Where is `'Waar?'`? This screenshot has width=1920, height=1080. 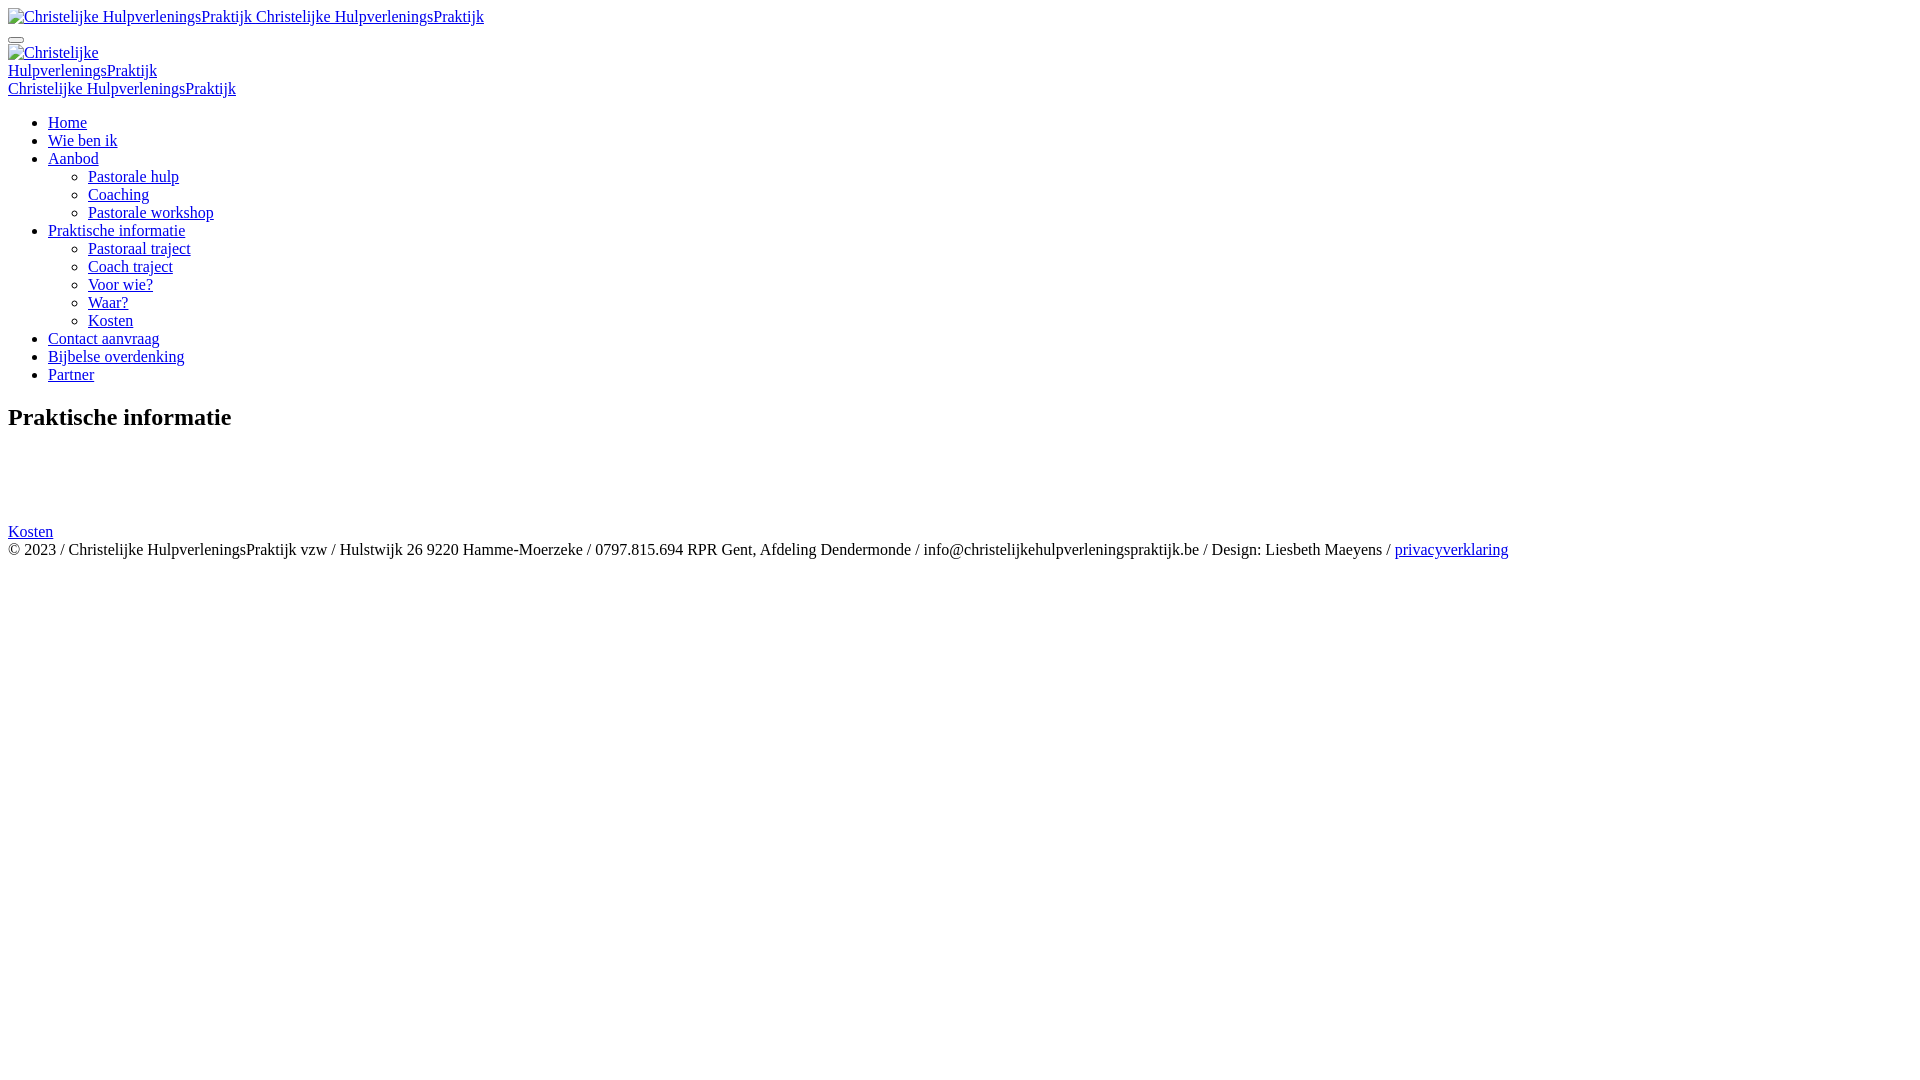 'Waar?' is located at coordinates (86, 302).